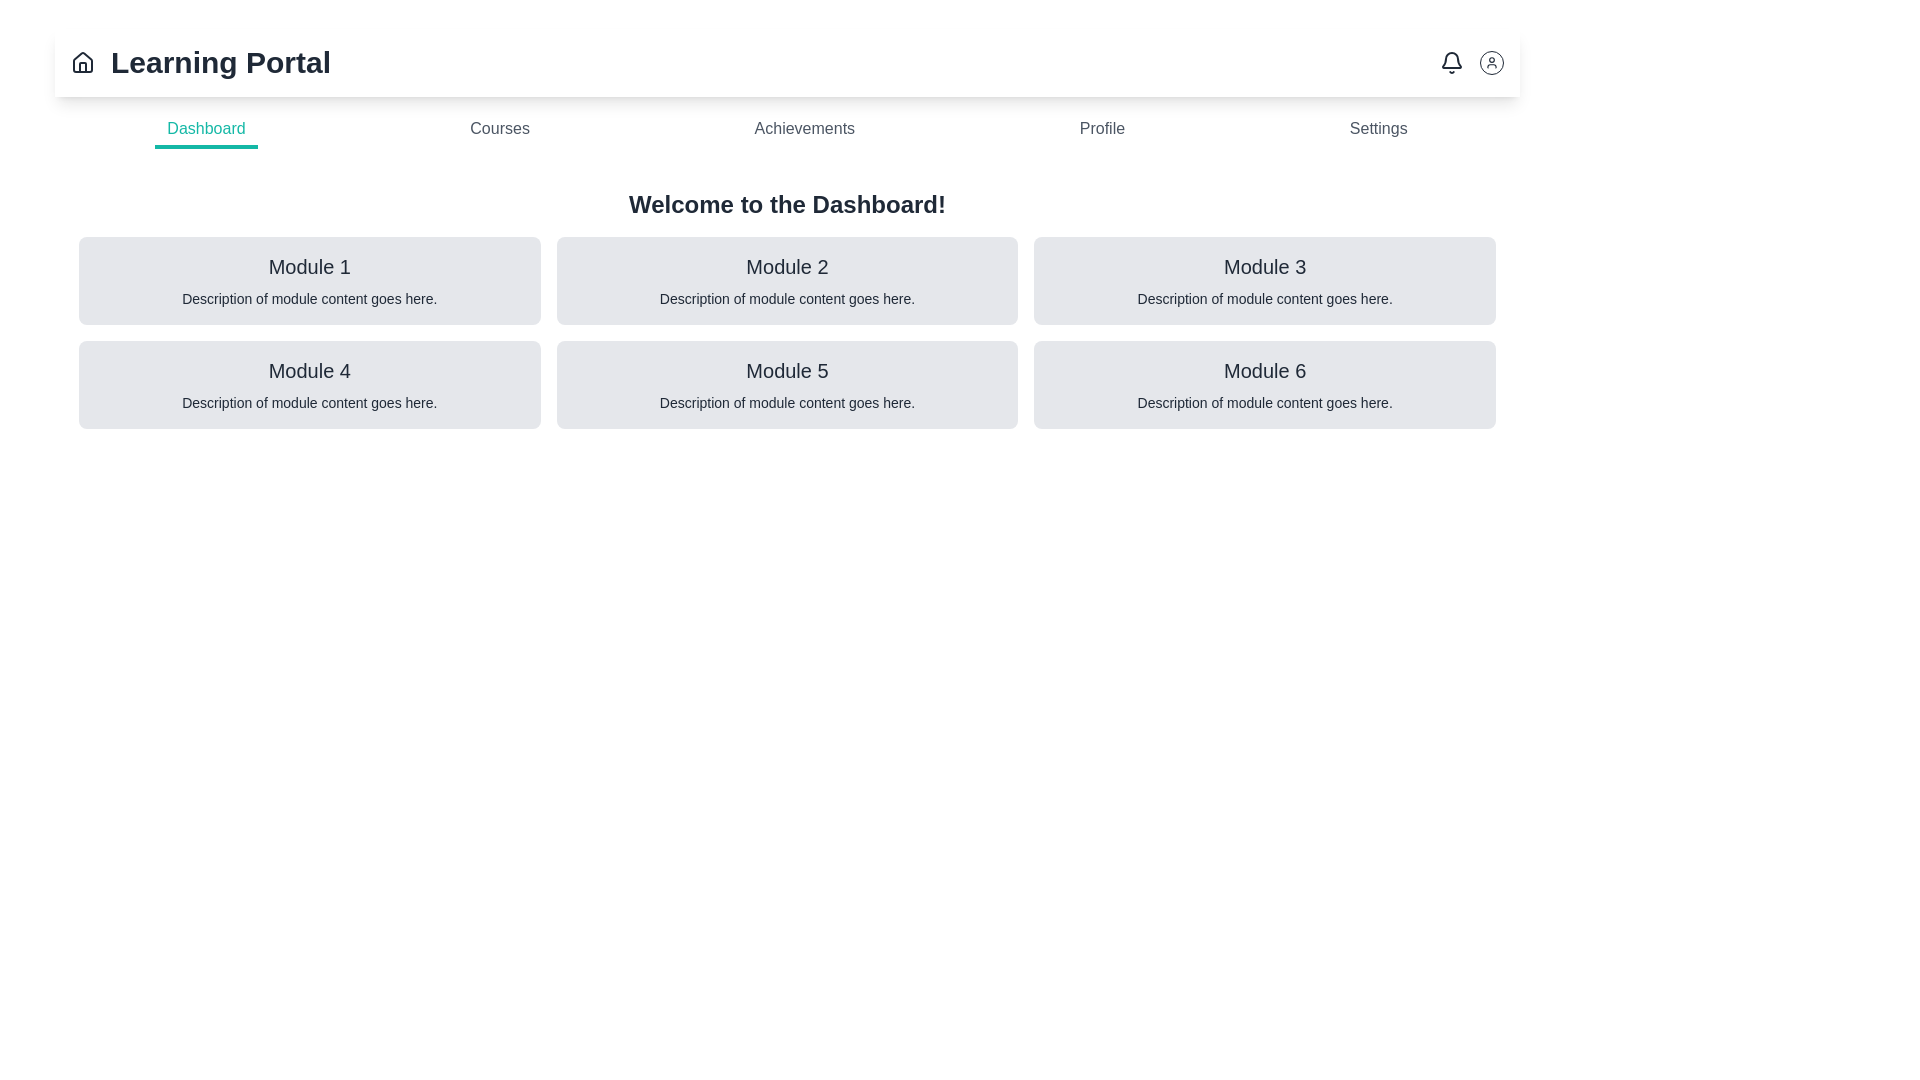 The height and width of the screenshot is (1080, 1920). I want to click on the highlighted active link 'Dashboard' in the horizontal navigation bar to understand the current context, so click(786, 131).